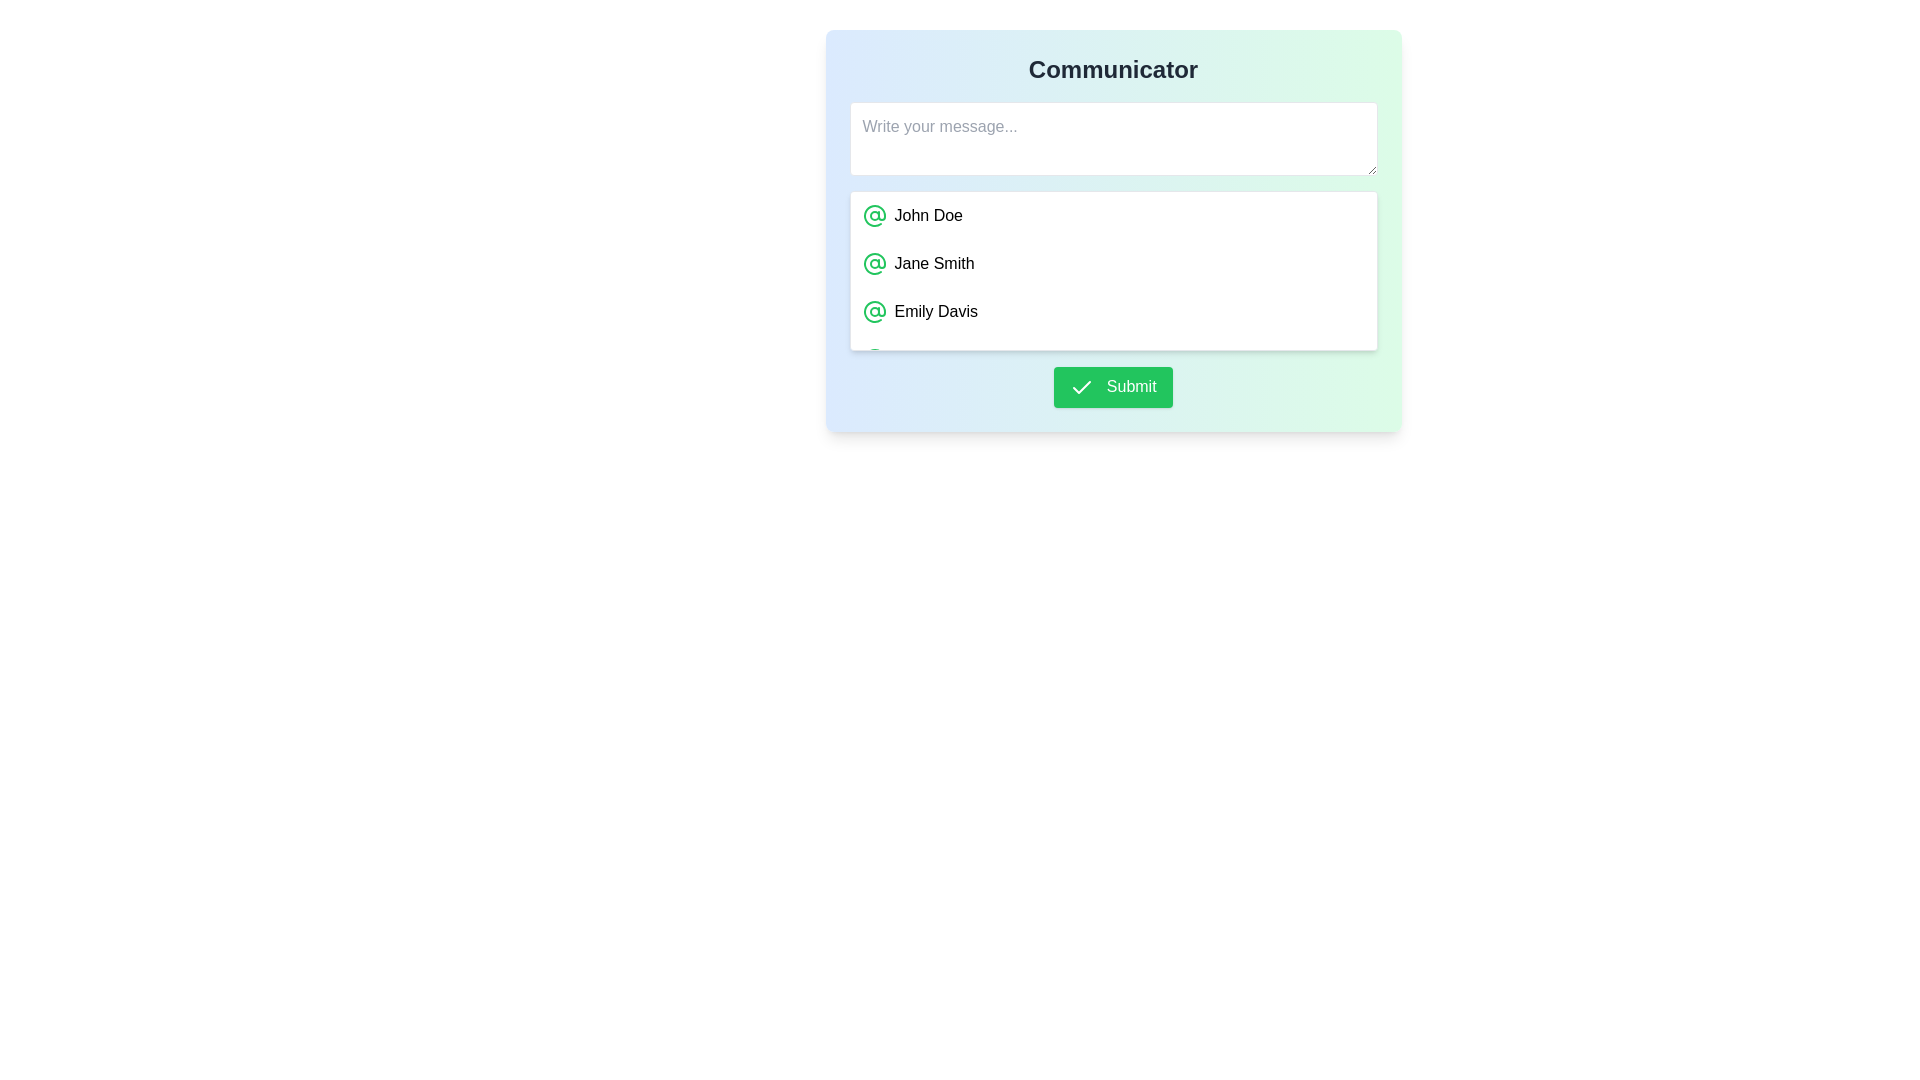 The height and width of the screenshot is (1080, 1920). Describe the element at coordinates (1112, 262) in the screenshot. I see `the selectable list item reading 'Jane Smith', which is the second entry in a vertical list of four` at that location.